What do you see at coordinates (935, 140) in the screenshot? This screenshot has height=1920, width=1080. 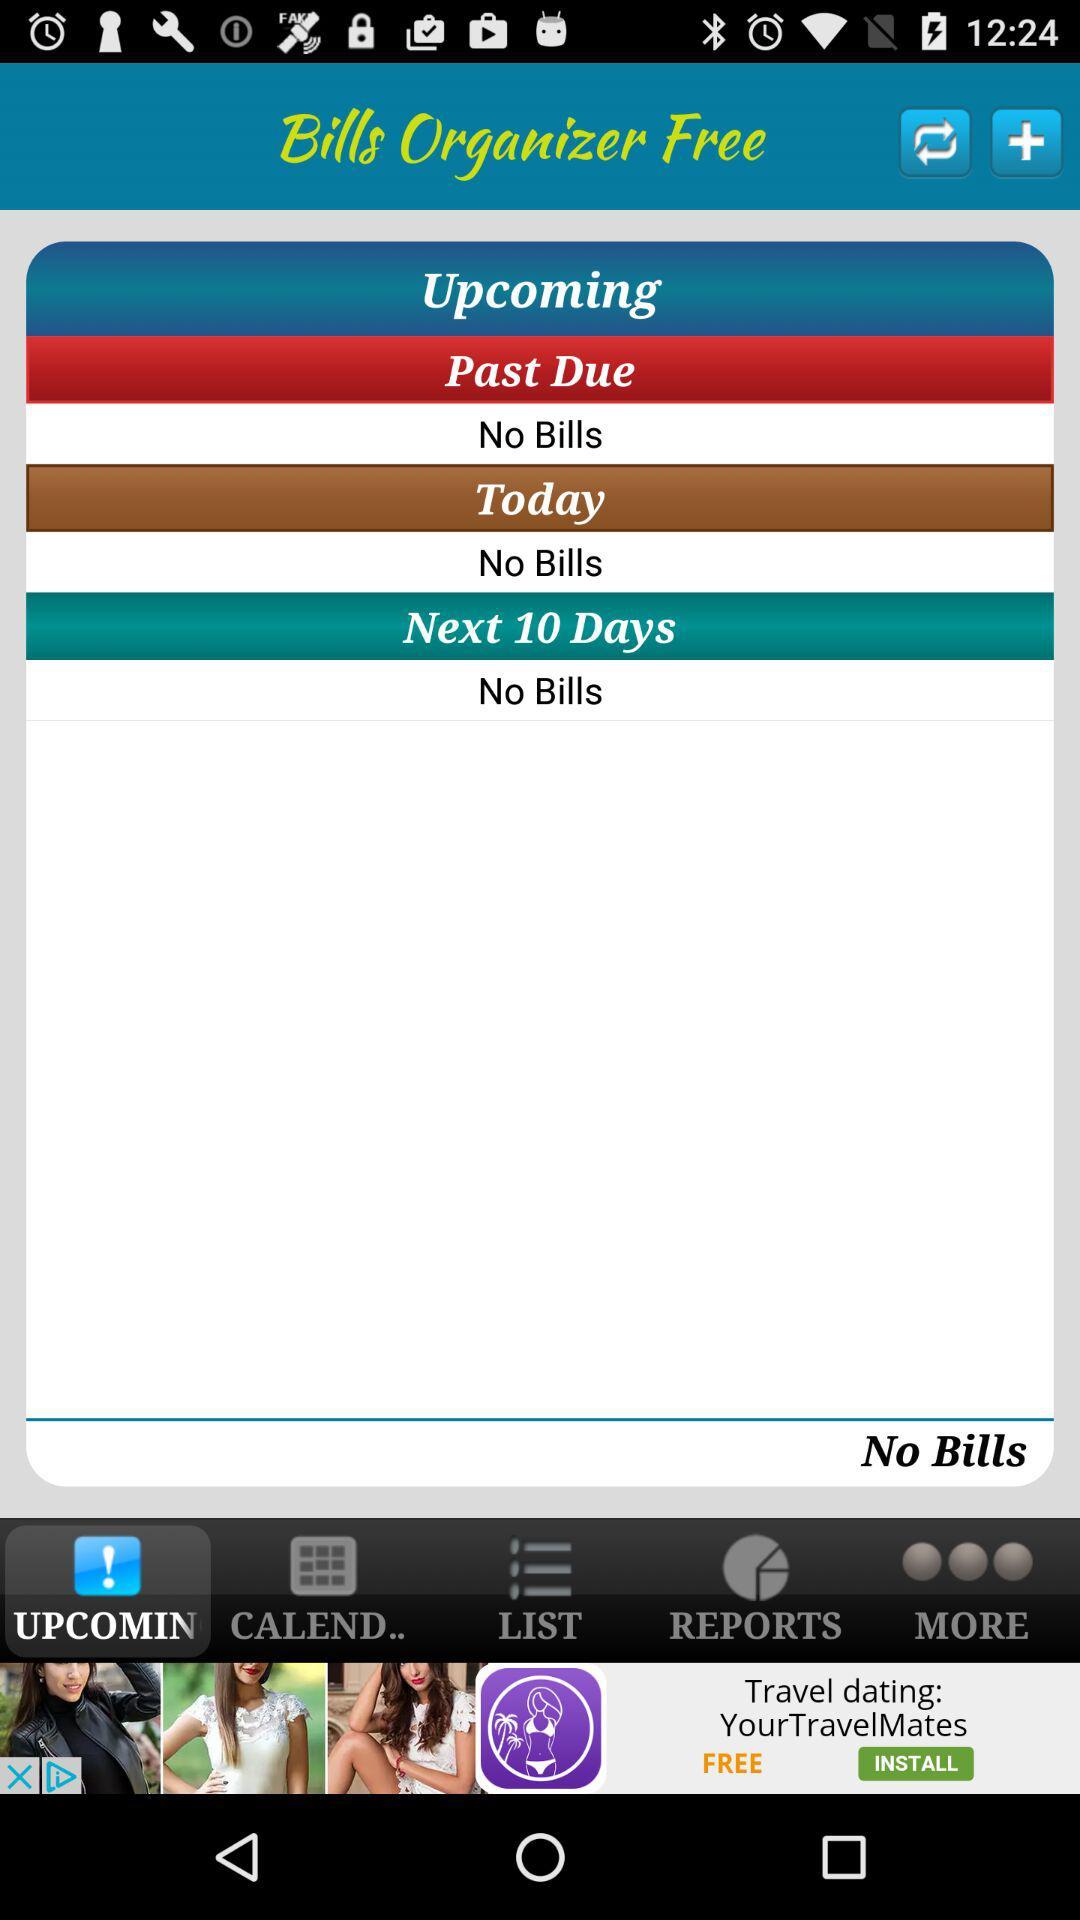 I see `refresh the list` at bounding box center [935, 140].